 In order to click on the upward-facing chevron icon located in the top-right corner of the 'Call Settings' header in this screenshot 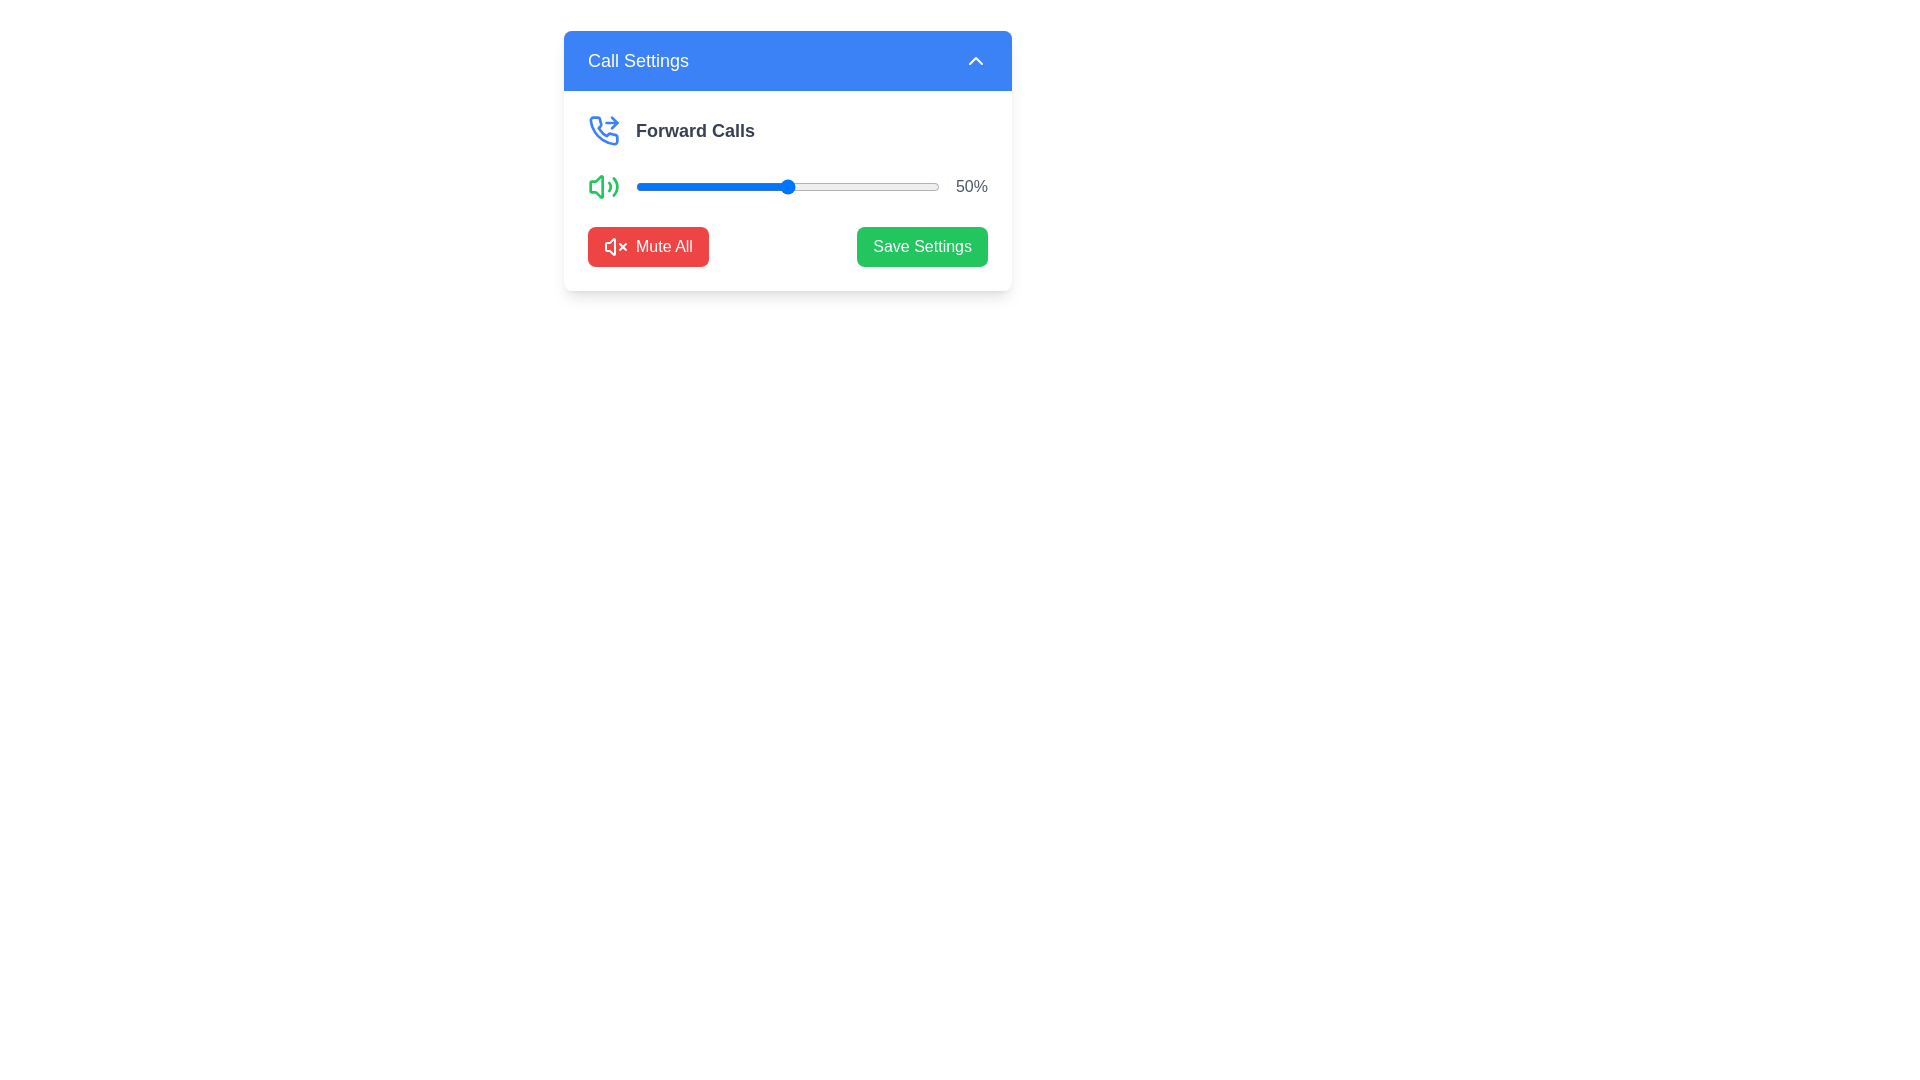, I will do `click(975, 60)`.